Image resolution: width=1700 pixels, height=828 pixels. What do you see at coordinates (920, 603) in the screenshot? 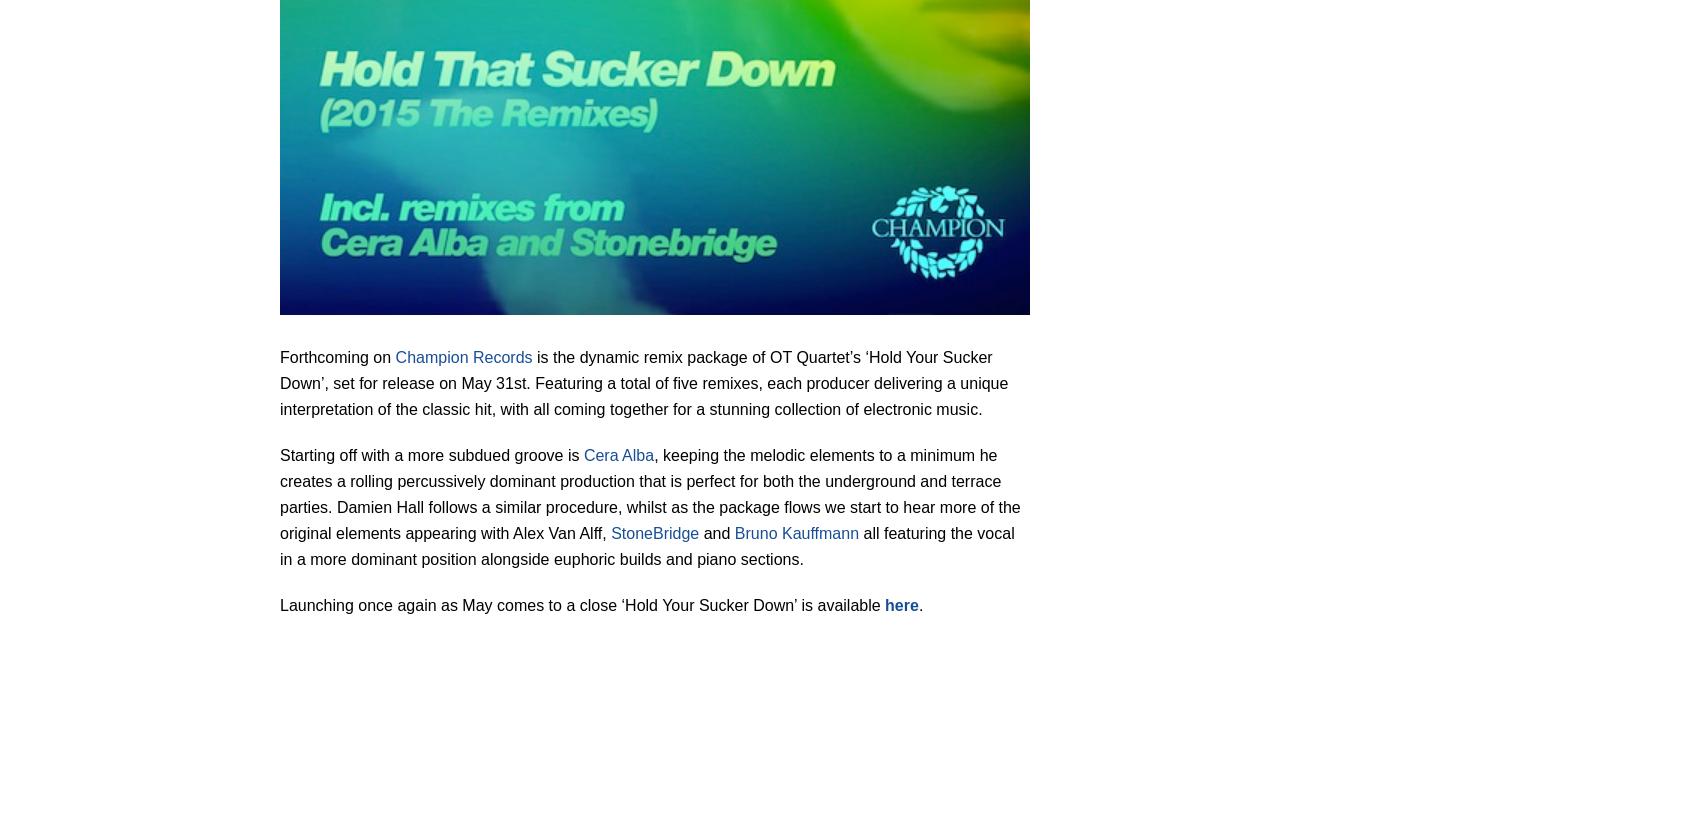
I see `'.'` at bounding box center [920, 603].